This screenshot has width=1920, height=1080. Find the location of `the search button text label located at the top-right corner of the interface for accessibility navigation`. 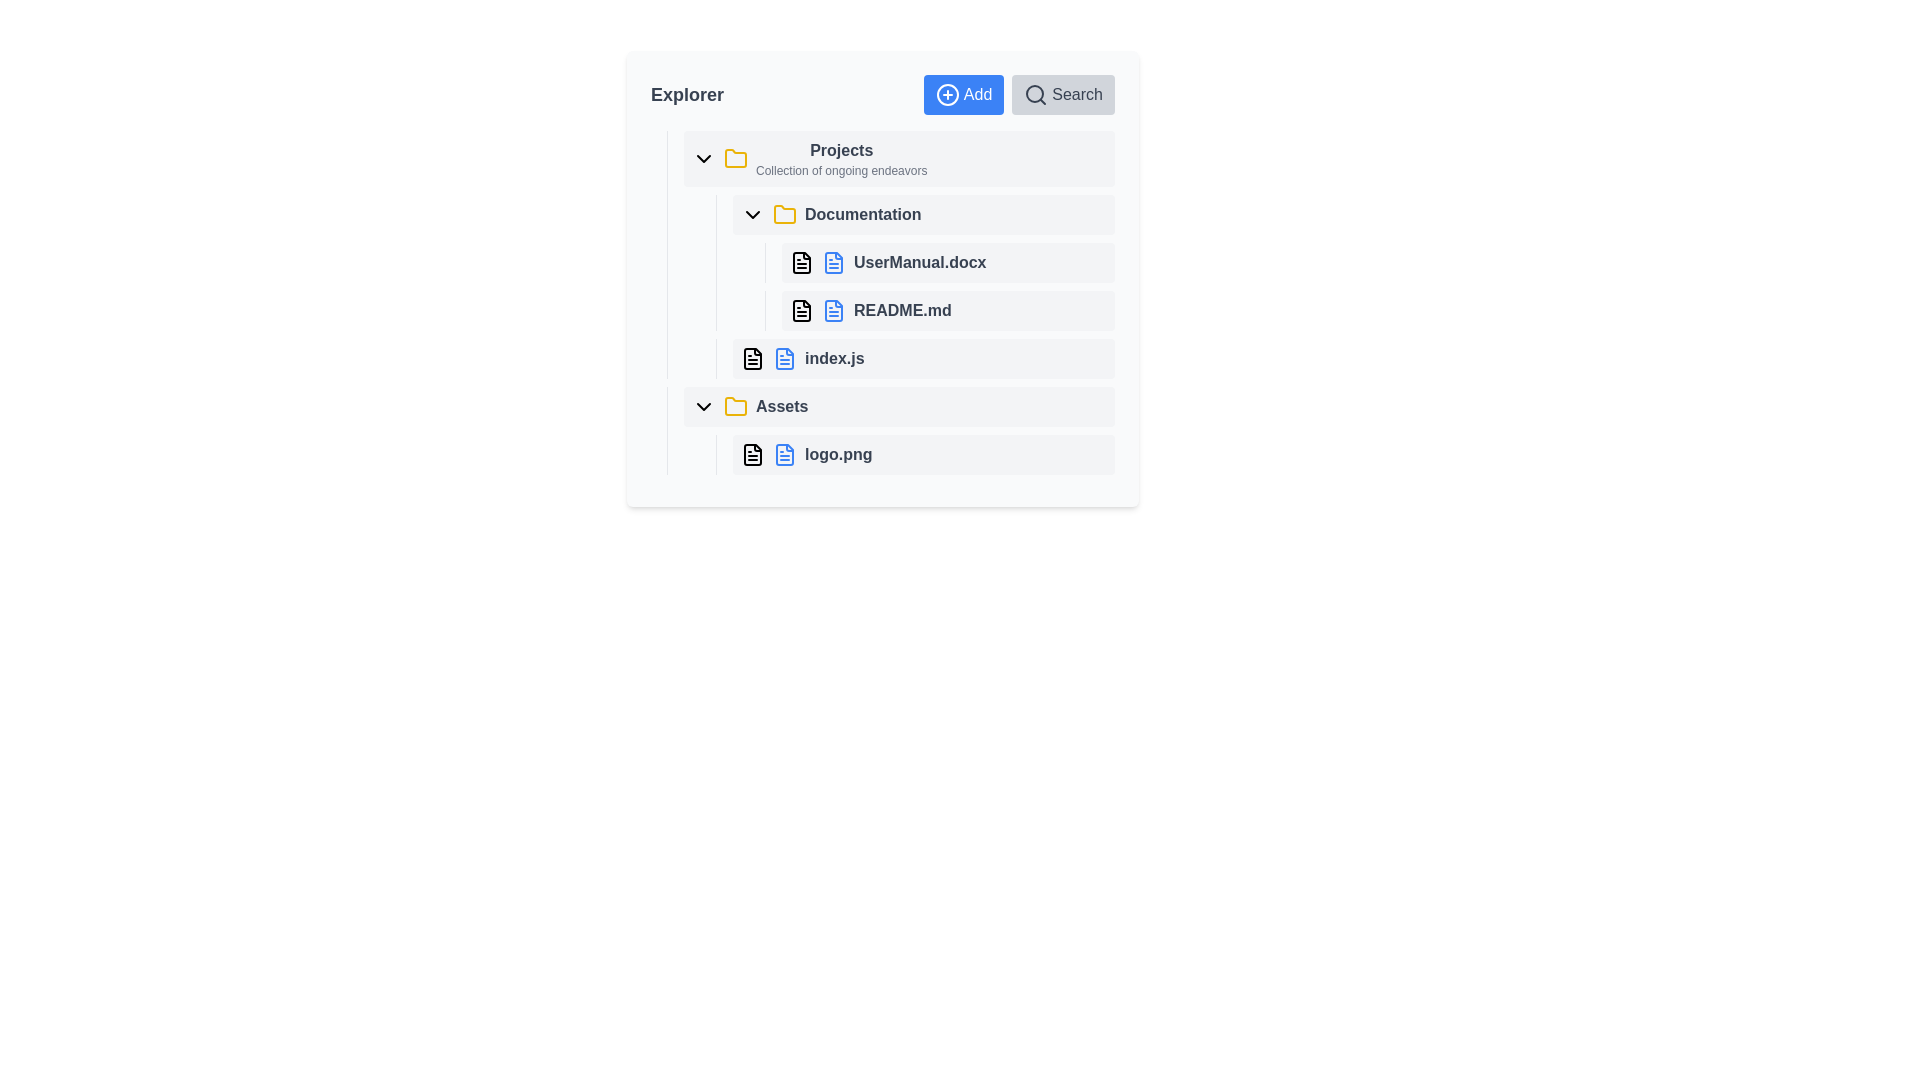

the search button text label located at the top-right corner of the interface for accessibility navigation is located at coordinates (1076, 95).